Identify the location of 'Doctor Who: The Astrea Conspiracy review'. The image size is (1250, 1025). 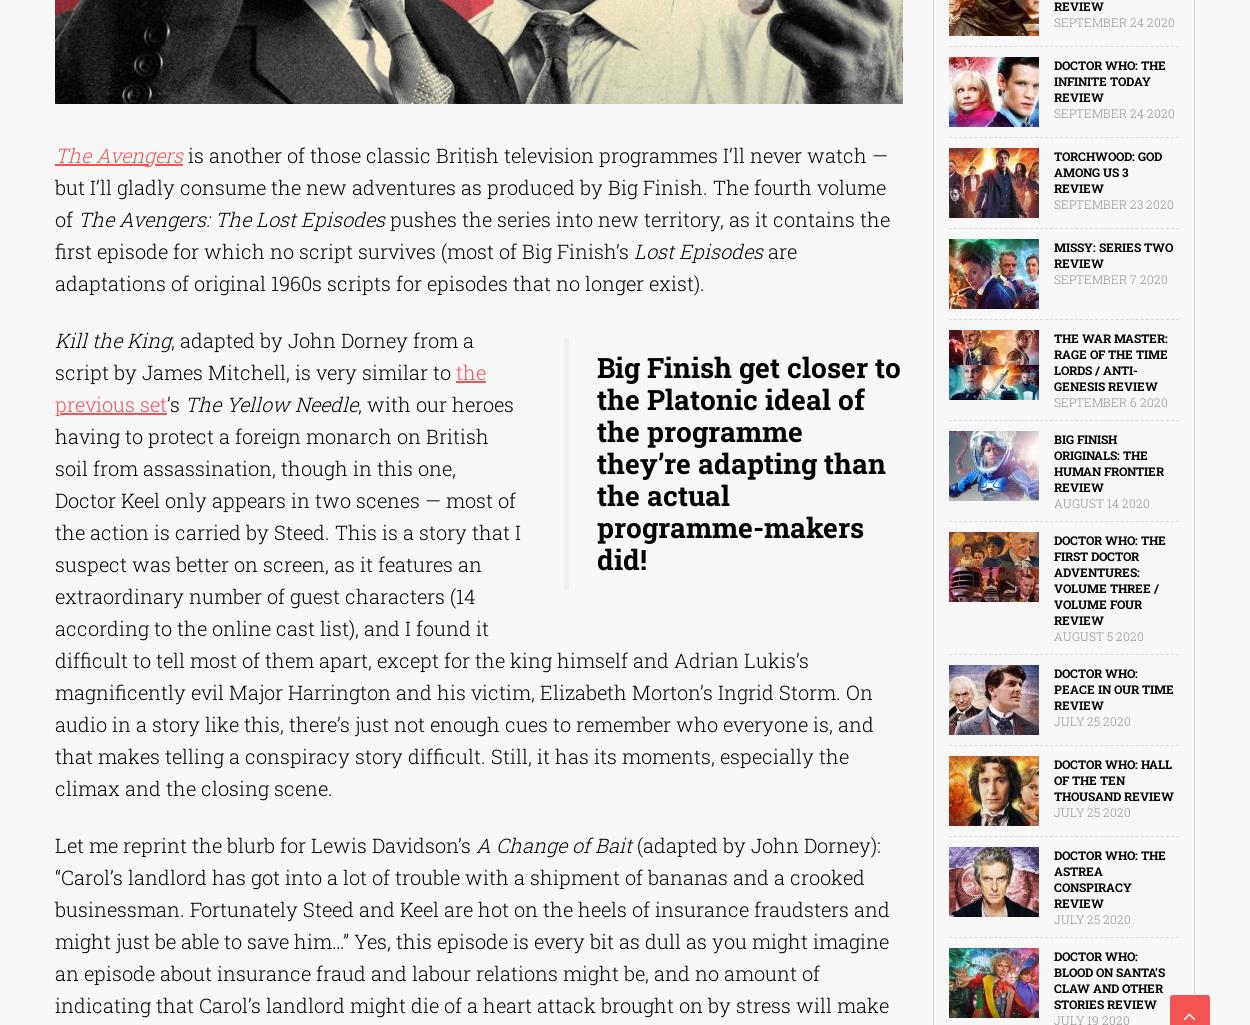
(1053, 879).